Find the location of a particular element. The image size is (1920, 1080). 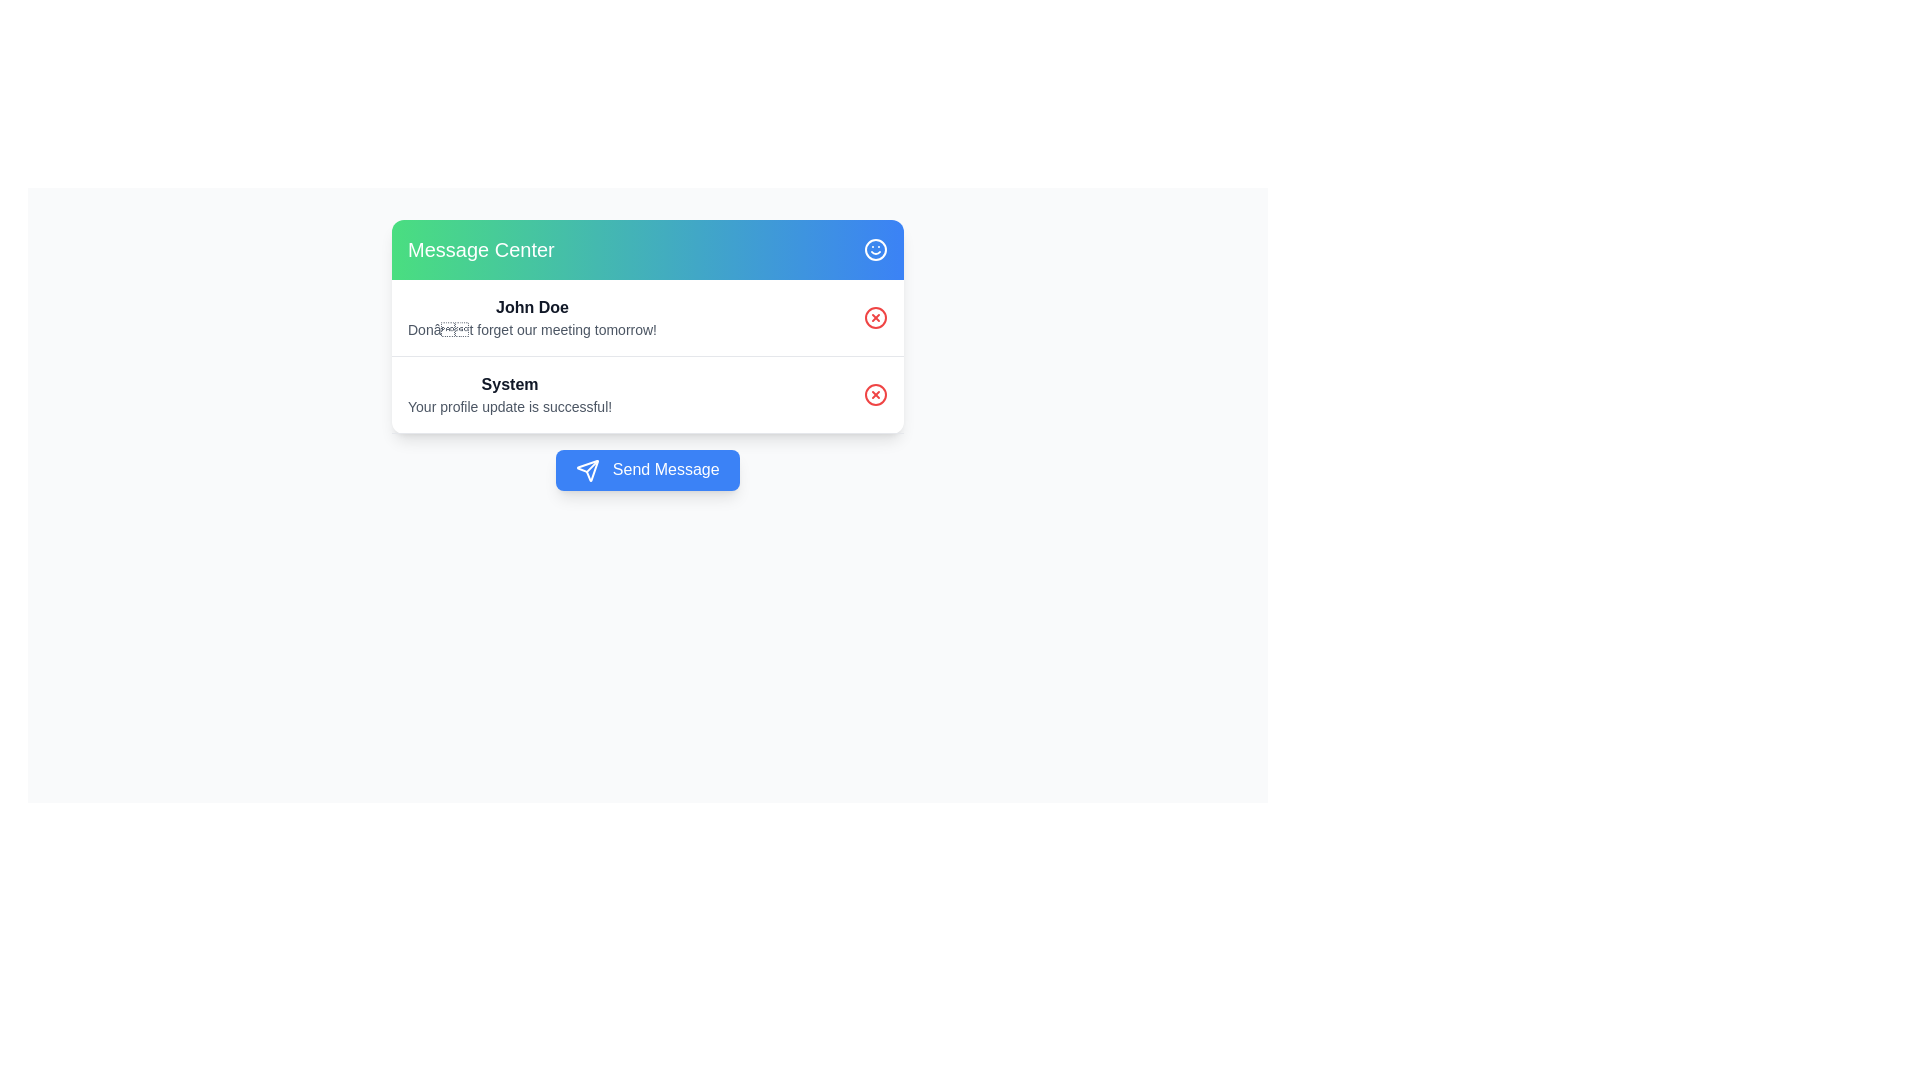

the red circular icon with a cross inside it, located next to the text 'Don’t forget our meeting tomorrow!' on the right side of the row displaying 'John Doe' is located at coordinates (875, 316).